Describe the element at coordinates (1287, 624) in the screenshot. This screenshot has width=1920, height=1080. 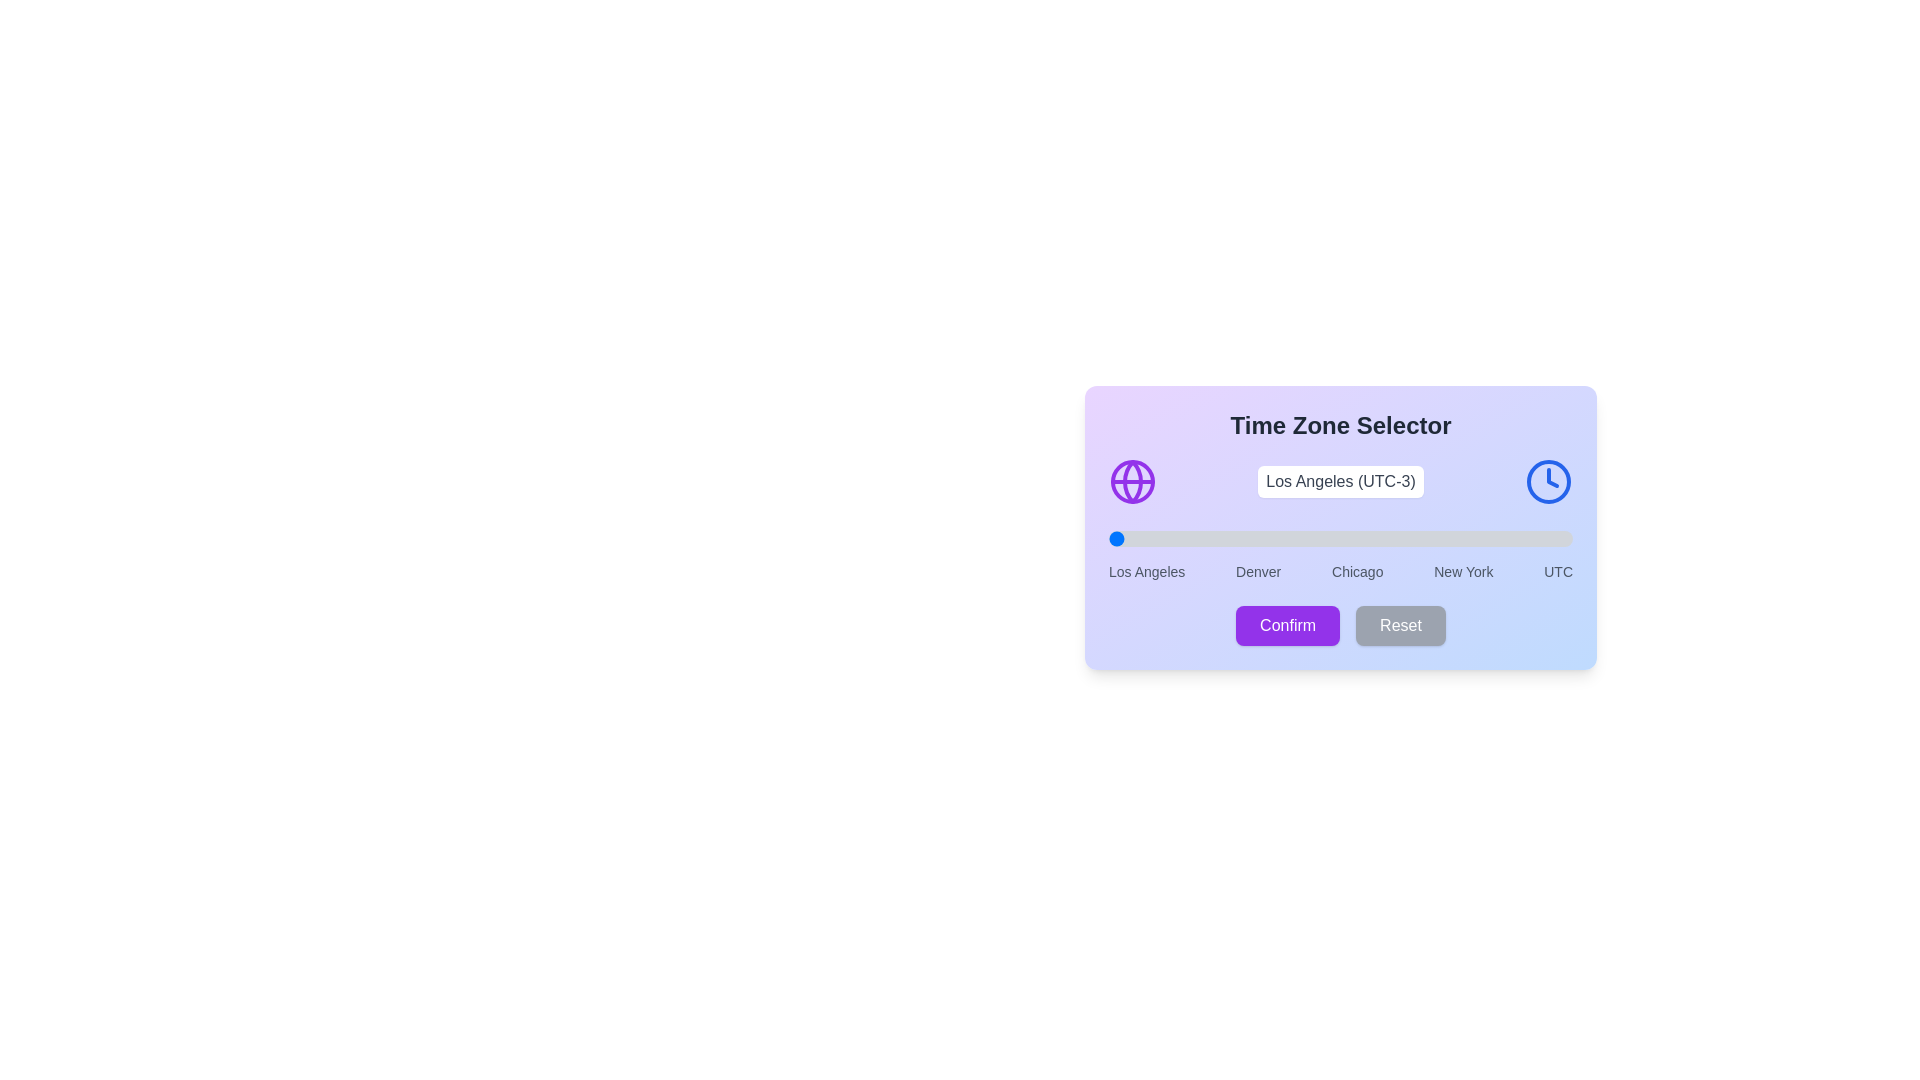
I see `'Confirm' button to save the selection` at that location.